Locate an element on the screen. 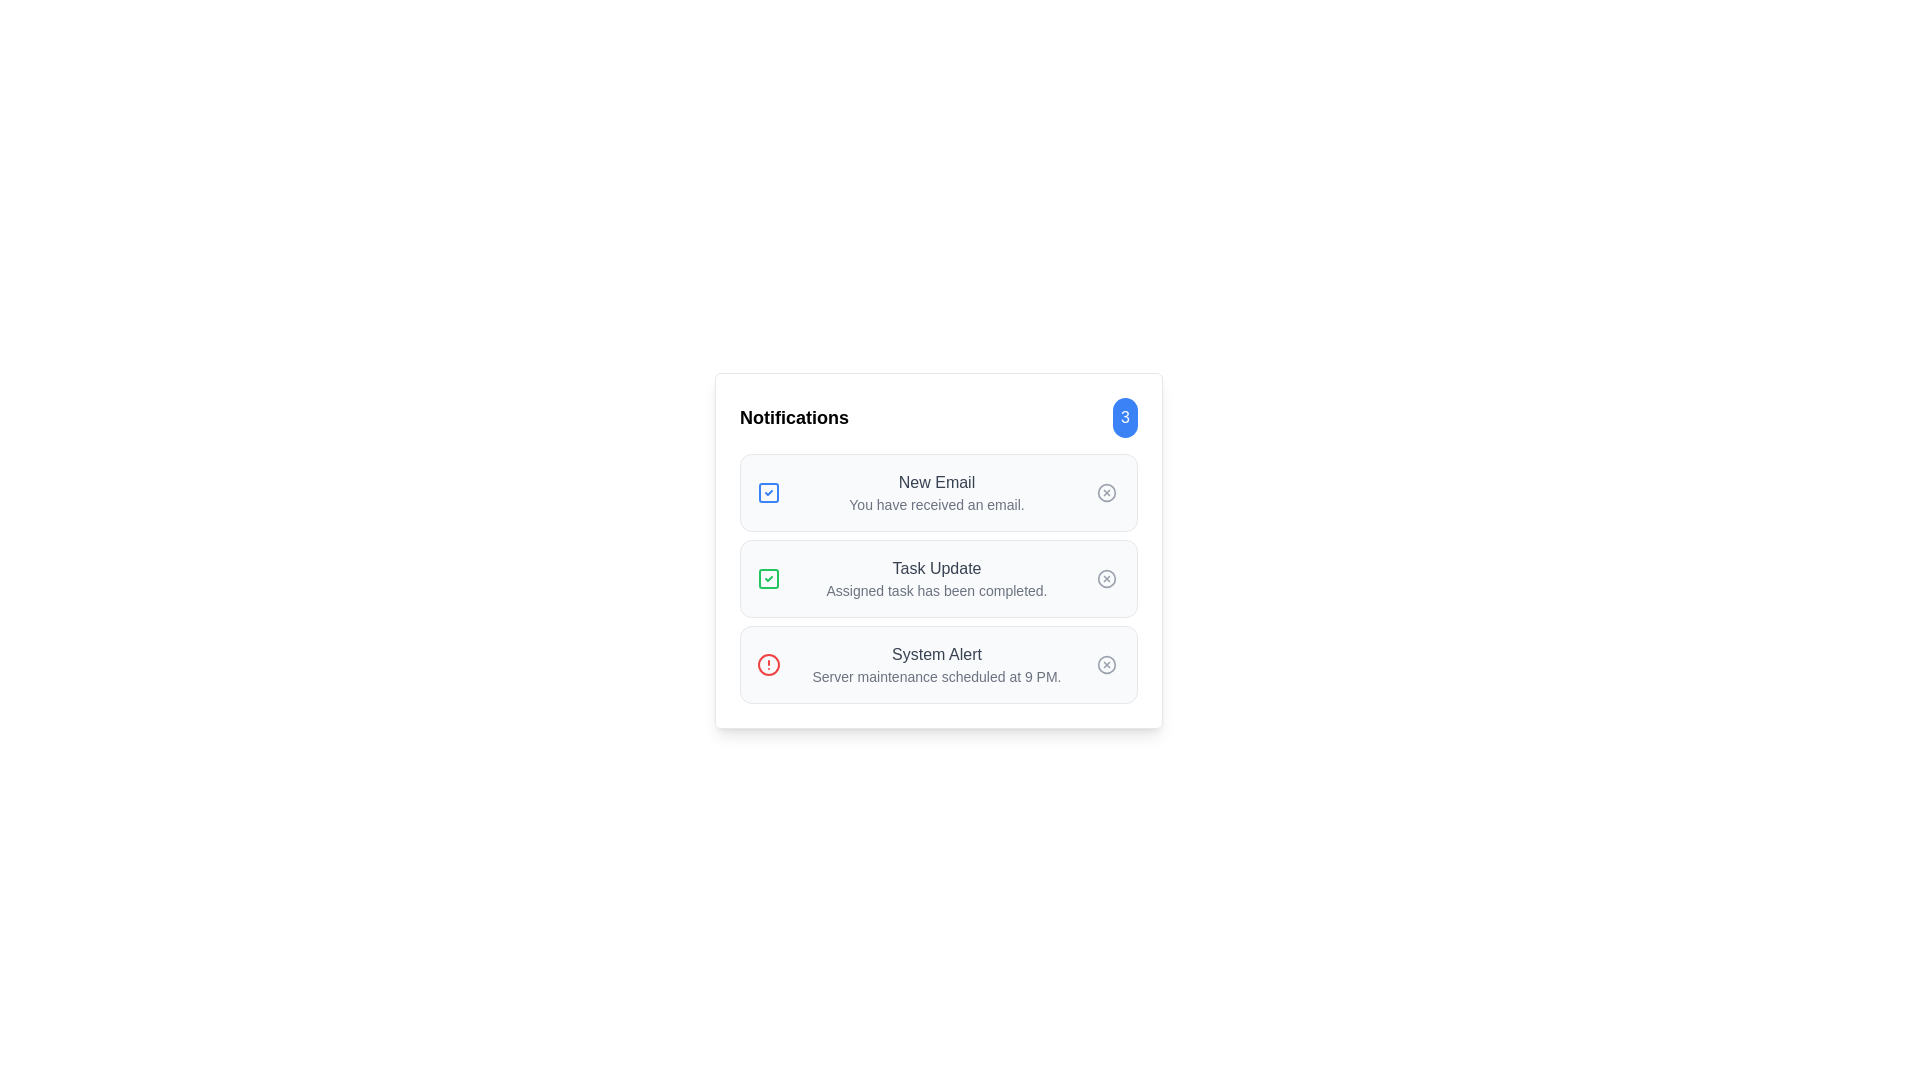  text label stating 'Server maintenance scheduled at 9 PM.' located under the 'System Alert' heading in the notification panel is located at coordinates (935, 676).